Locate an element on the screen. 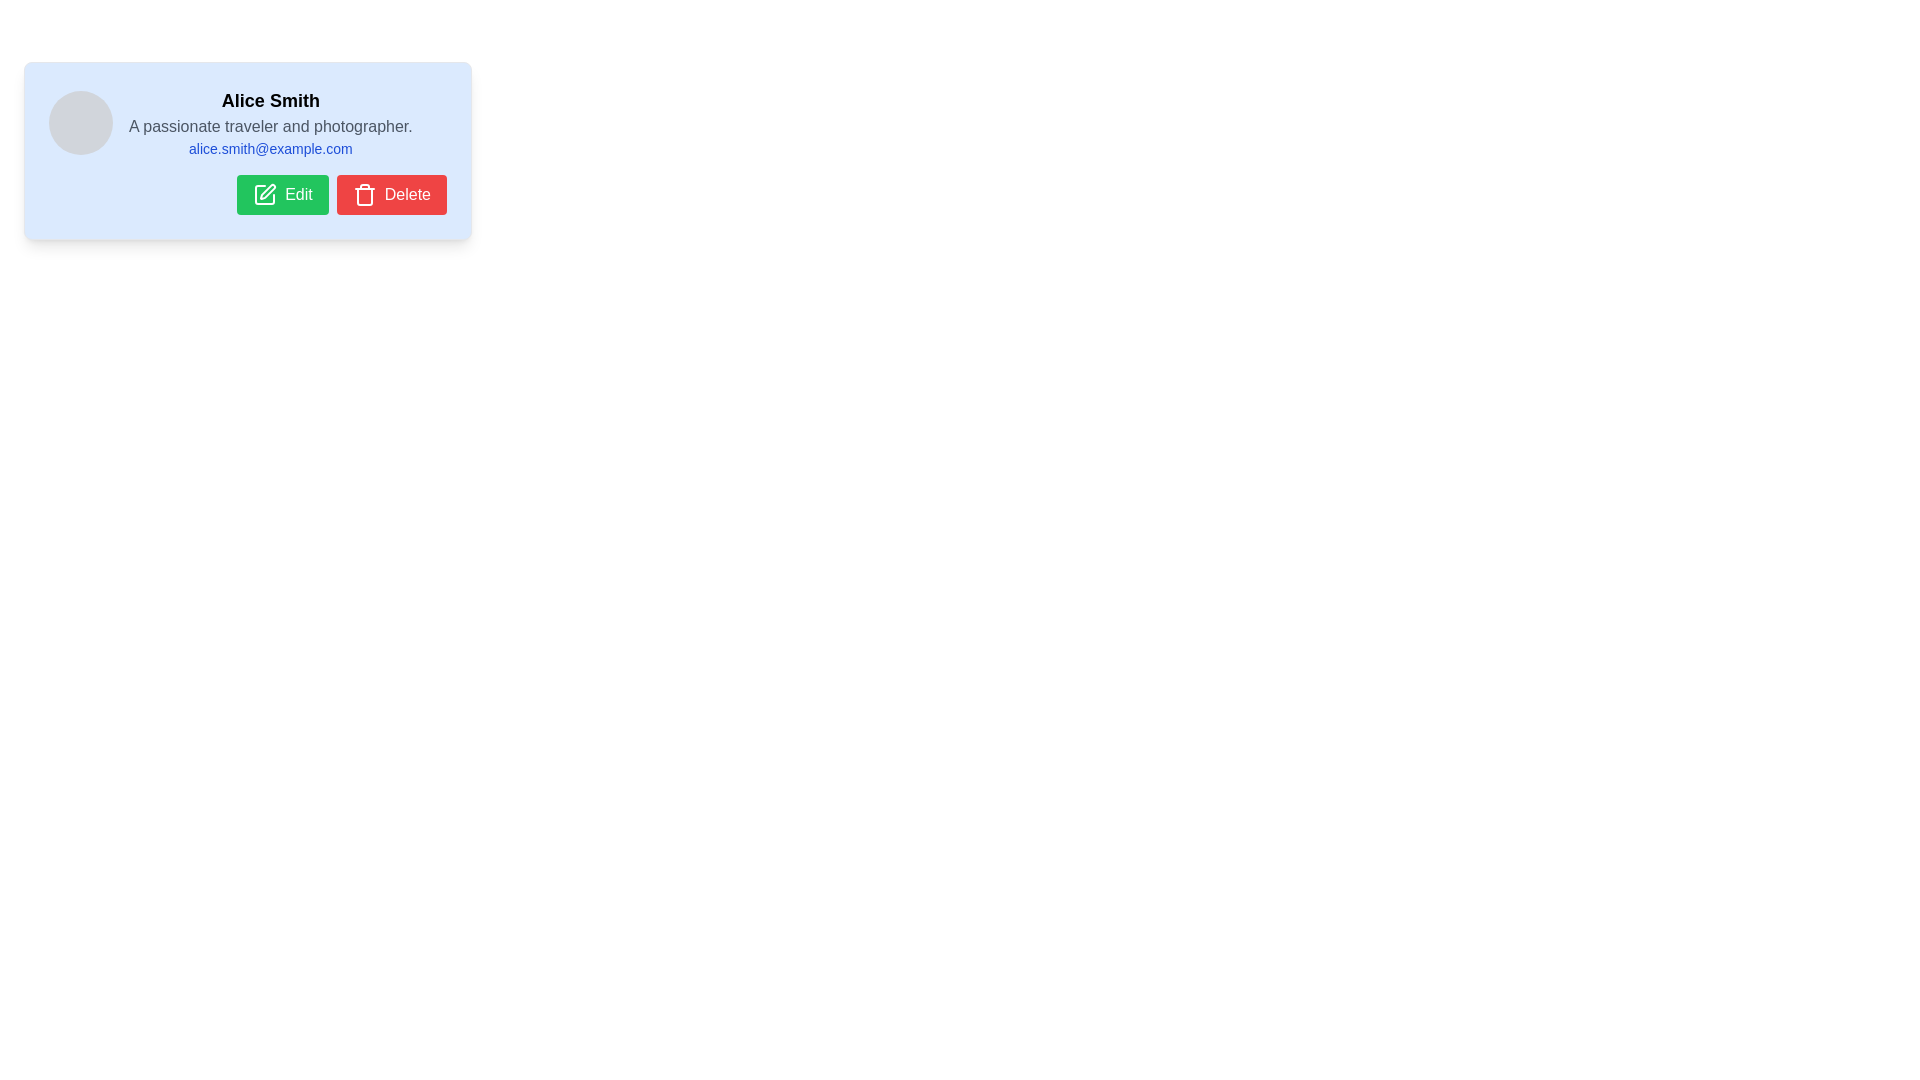  the trash bin icon located to the left of the 'Delete' text in the bottom-right corner of the user information card is located at coordinates (364, 195).